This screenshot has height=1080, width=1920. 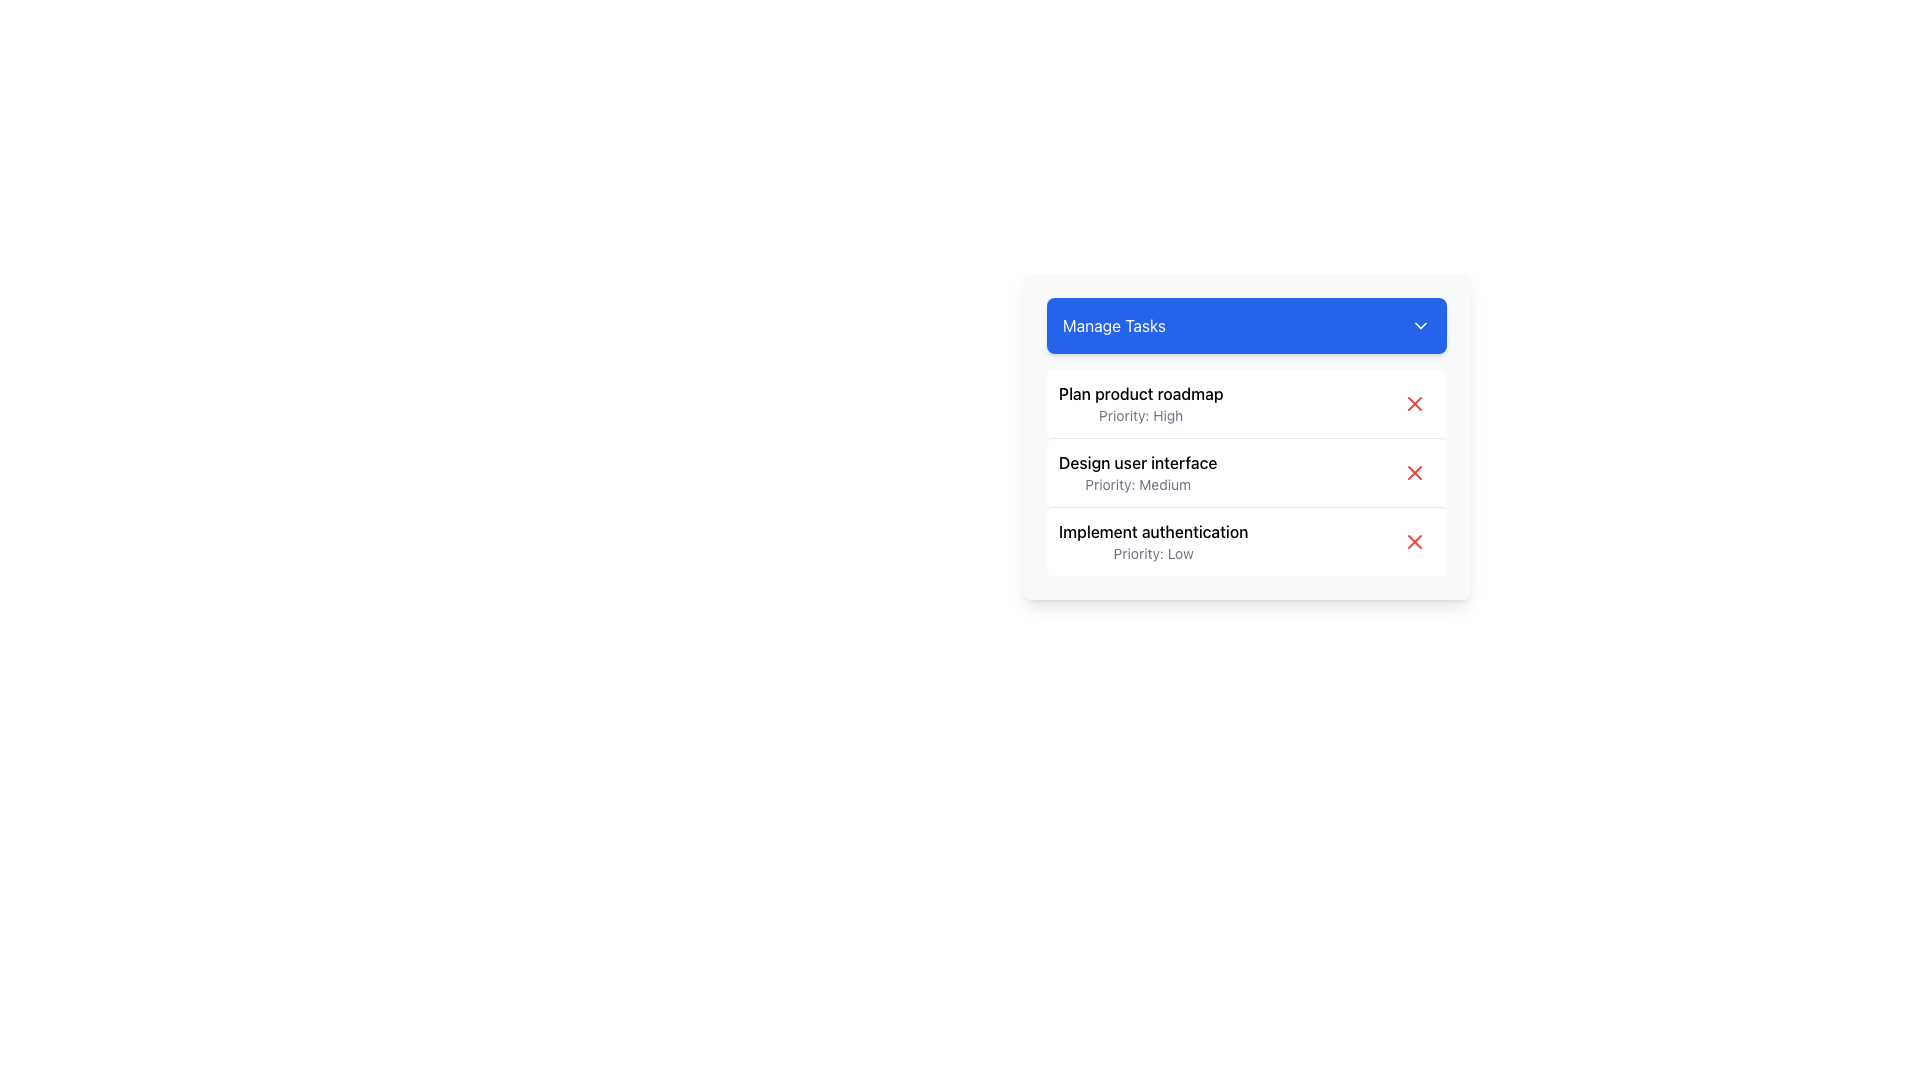 I want to click on the downward-pointing chevron arrow in the 'Manage Tasks' header section, so click(x=1419, y=325).